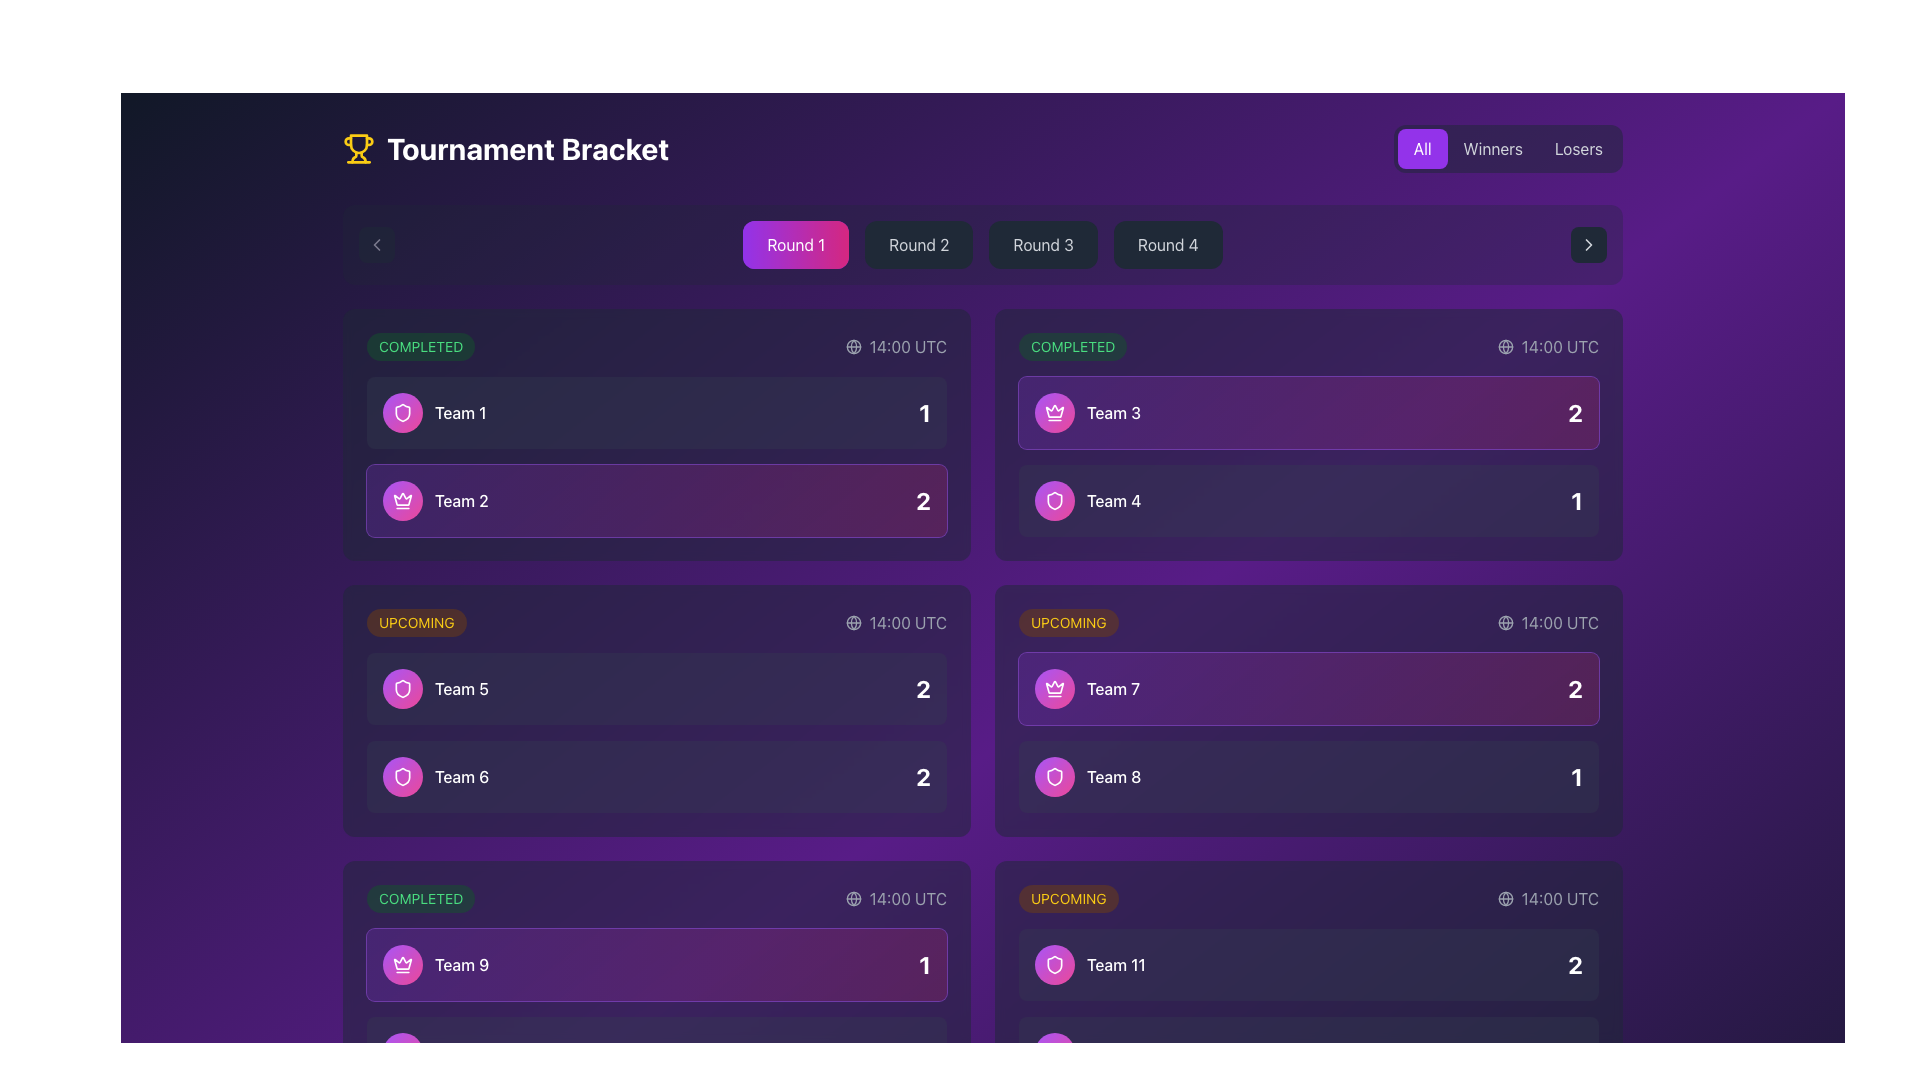 Image resolution: width=1920 pixels, height=1080 pixels. Describe the element at coordinates (1168, 244) in the screenshot. I see `the 'Round 4' text label in the navigation bar` at that location.